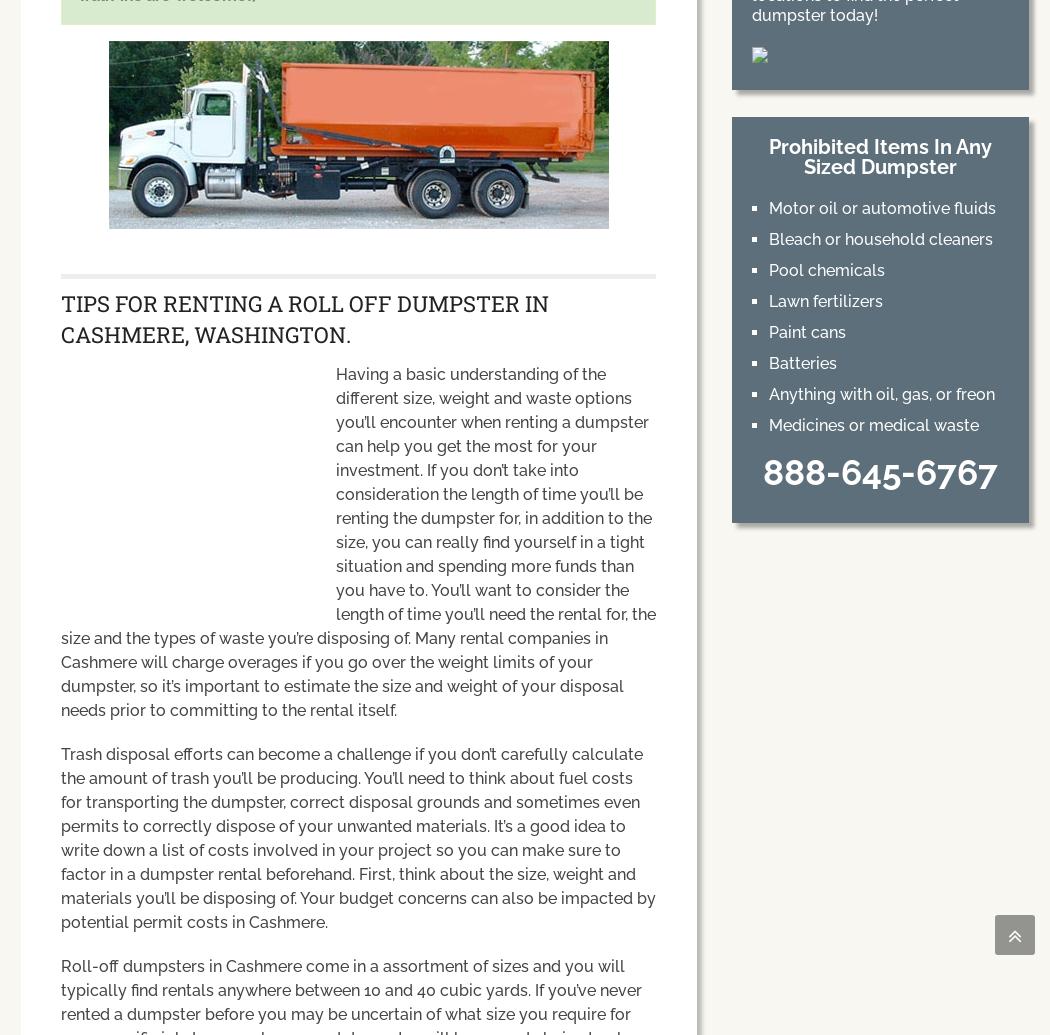  What do you see at coordinates (878, 472) in the screenshot?
I see `'888-645-6767'` at bounding box center [878, 472].